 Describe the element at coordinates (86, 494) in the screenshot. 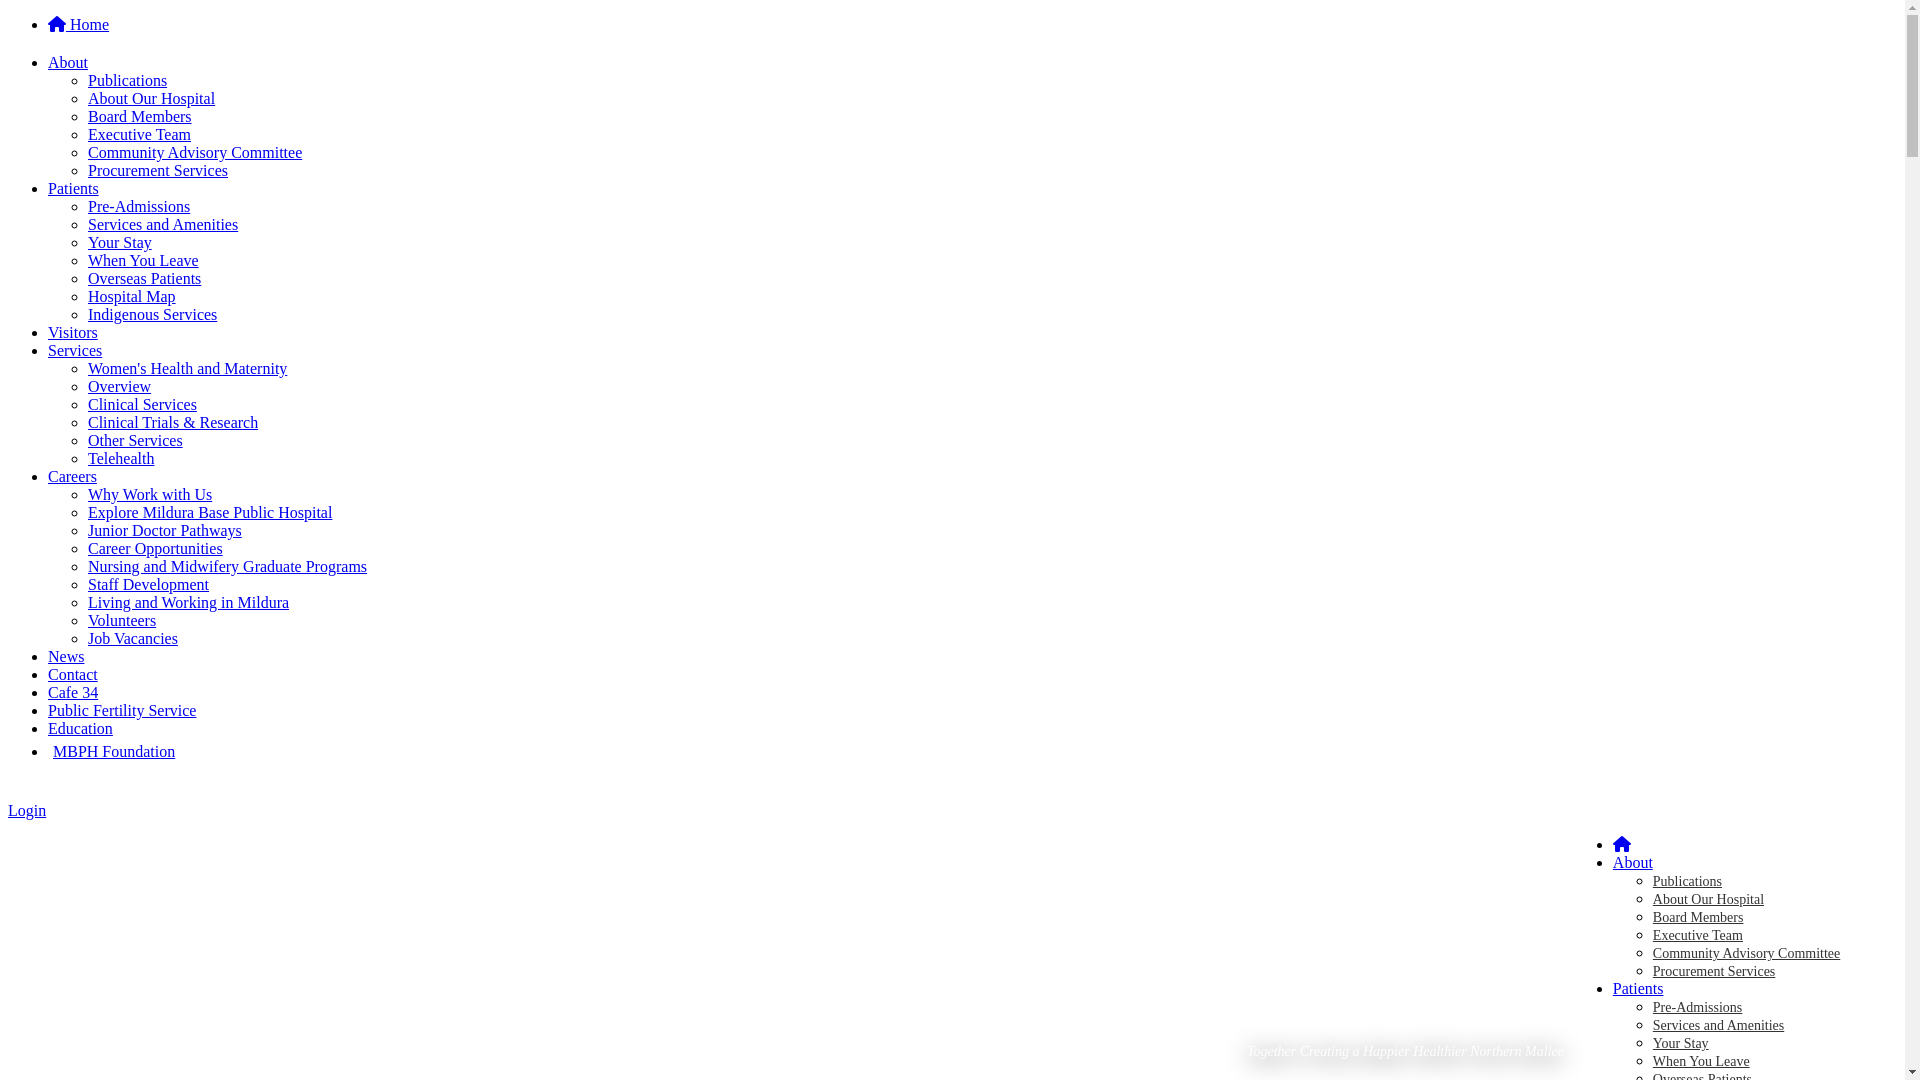

I see `'Why Work with Us'` at that location.